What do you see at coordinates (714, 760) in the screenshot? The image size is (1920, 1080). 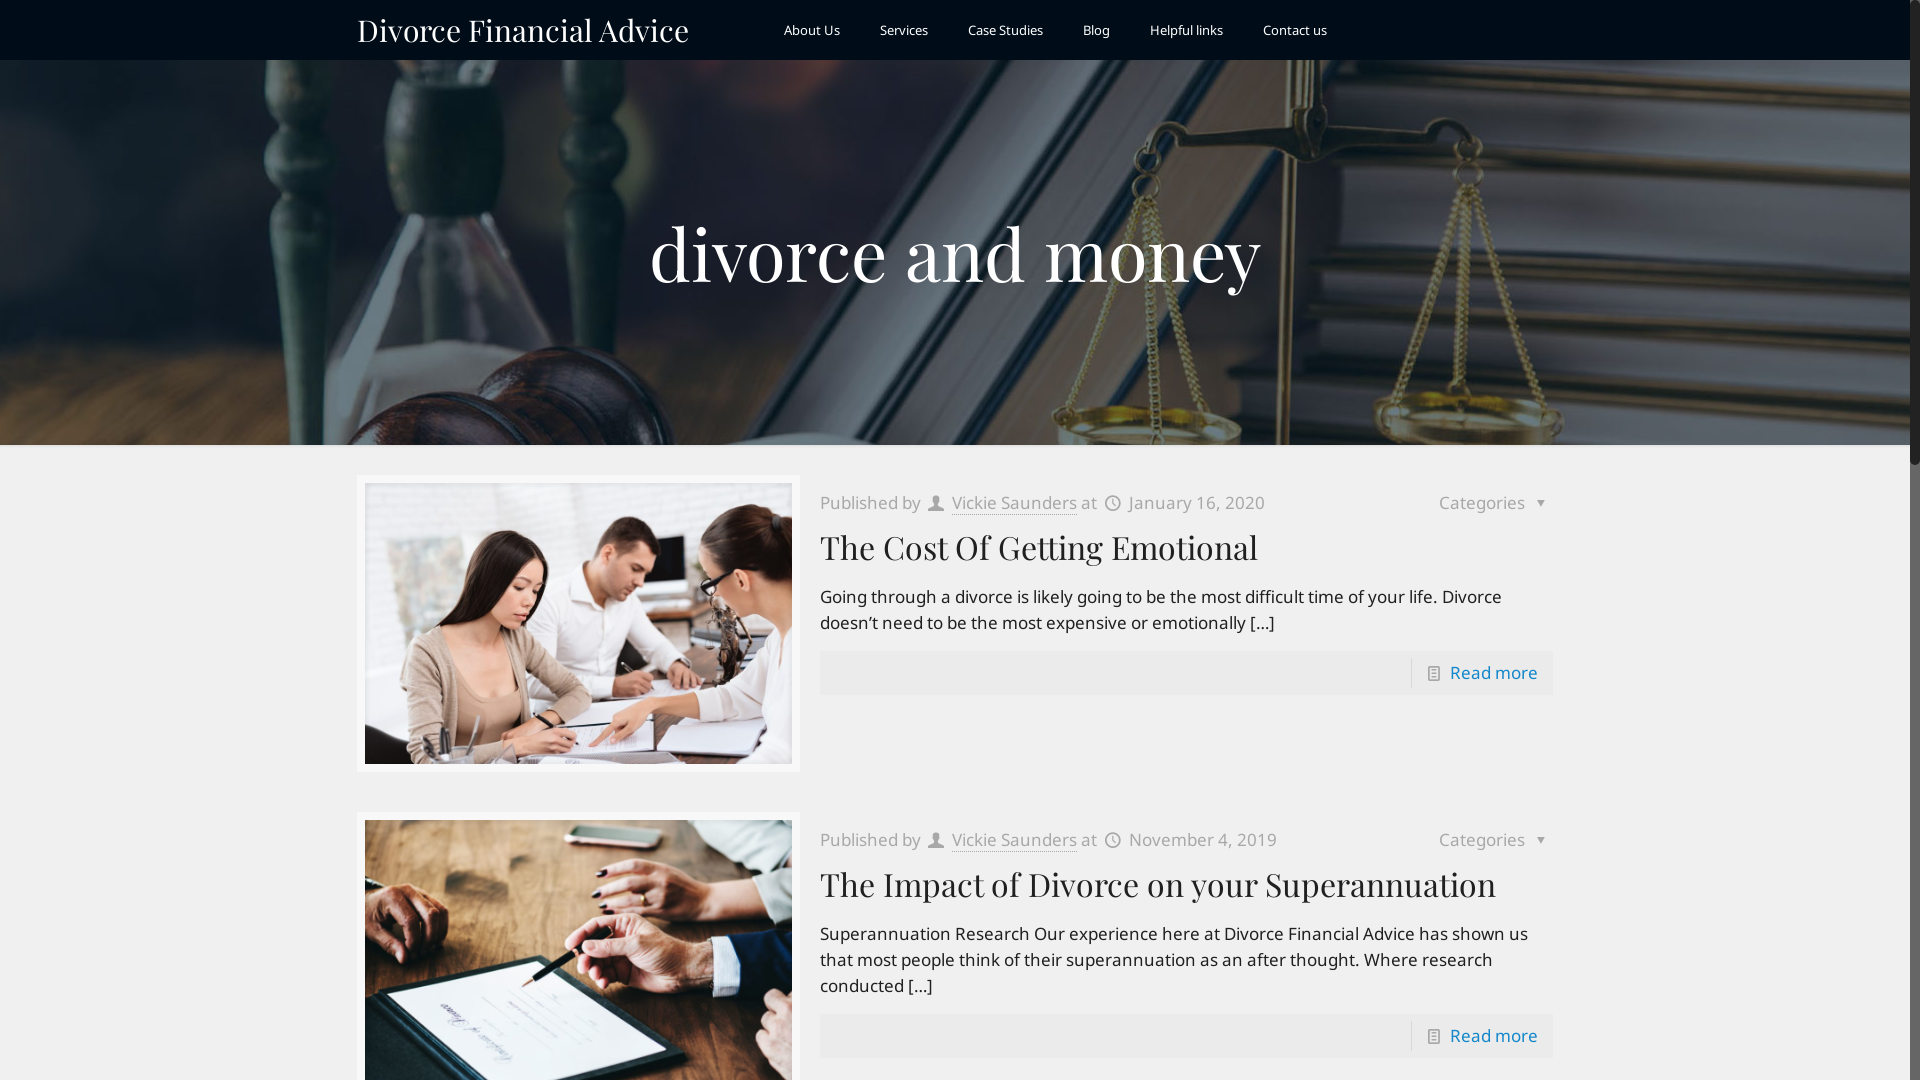 I see `'Home'` at bounding box center [714, 760].